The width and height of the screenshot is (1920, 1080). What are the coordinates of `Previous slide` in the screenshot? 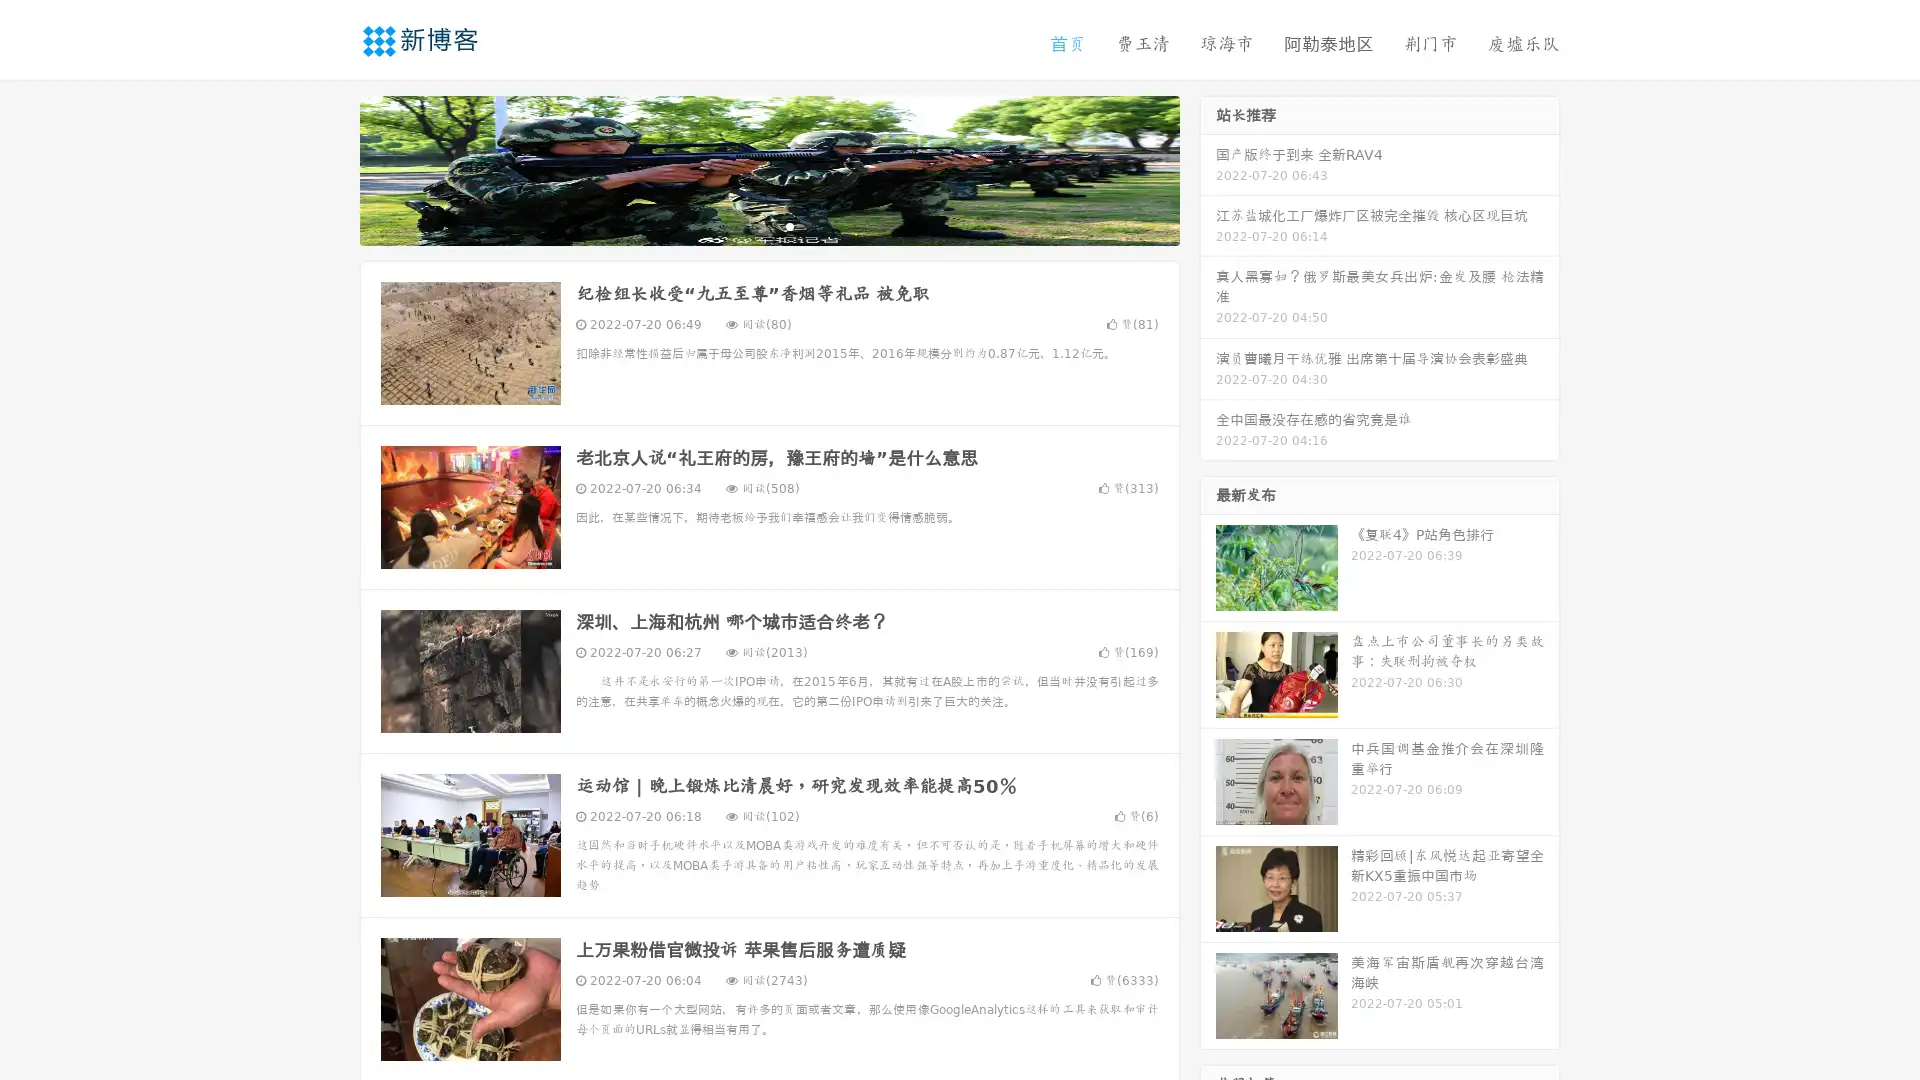 It's located at (330, 168).